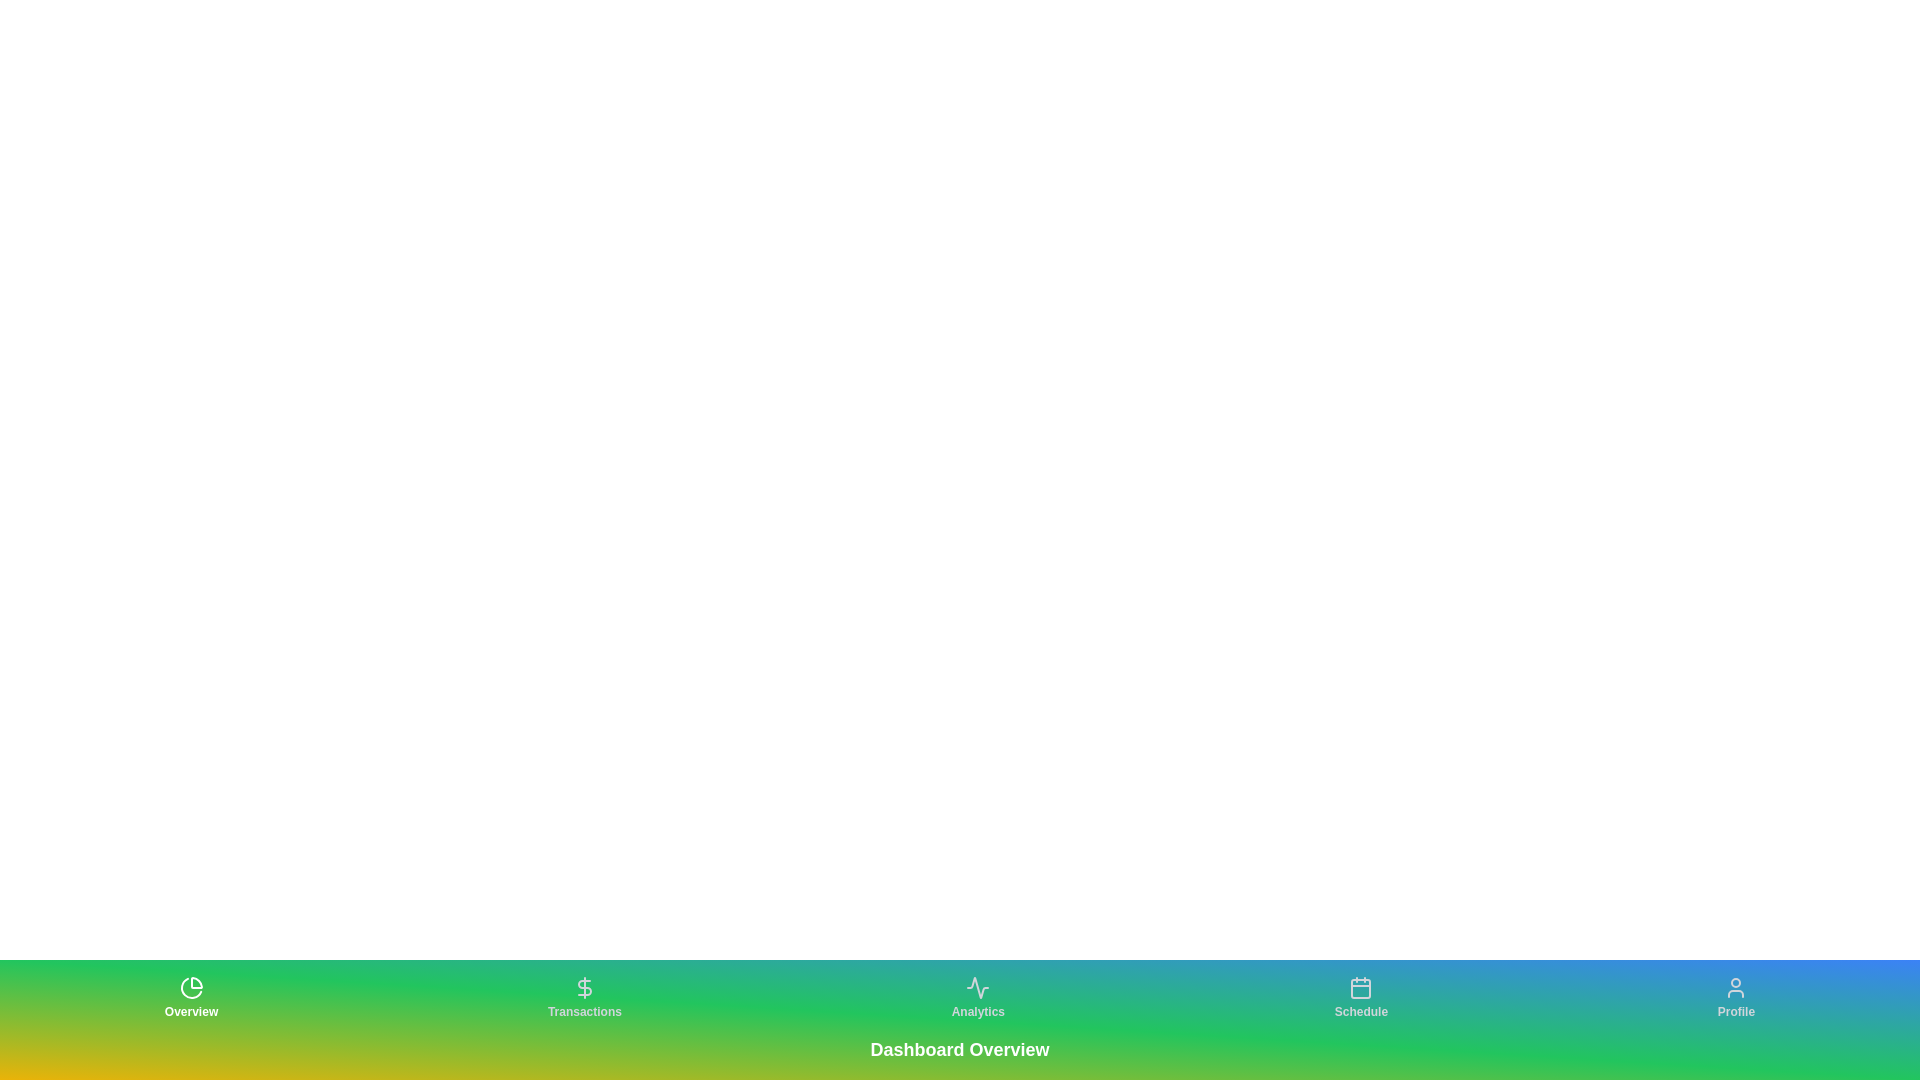 This screenshot has width=1920, height=1080. I want to click on the tab labeled Analytics, so click(978, 998).